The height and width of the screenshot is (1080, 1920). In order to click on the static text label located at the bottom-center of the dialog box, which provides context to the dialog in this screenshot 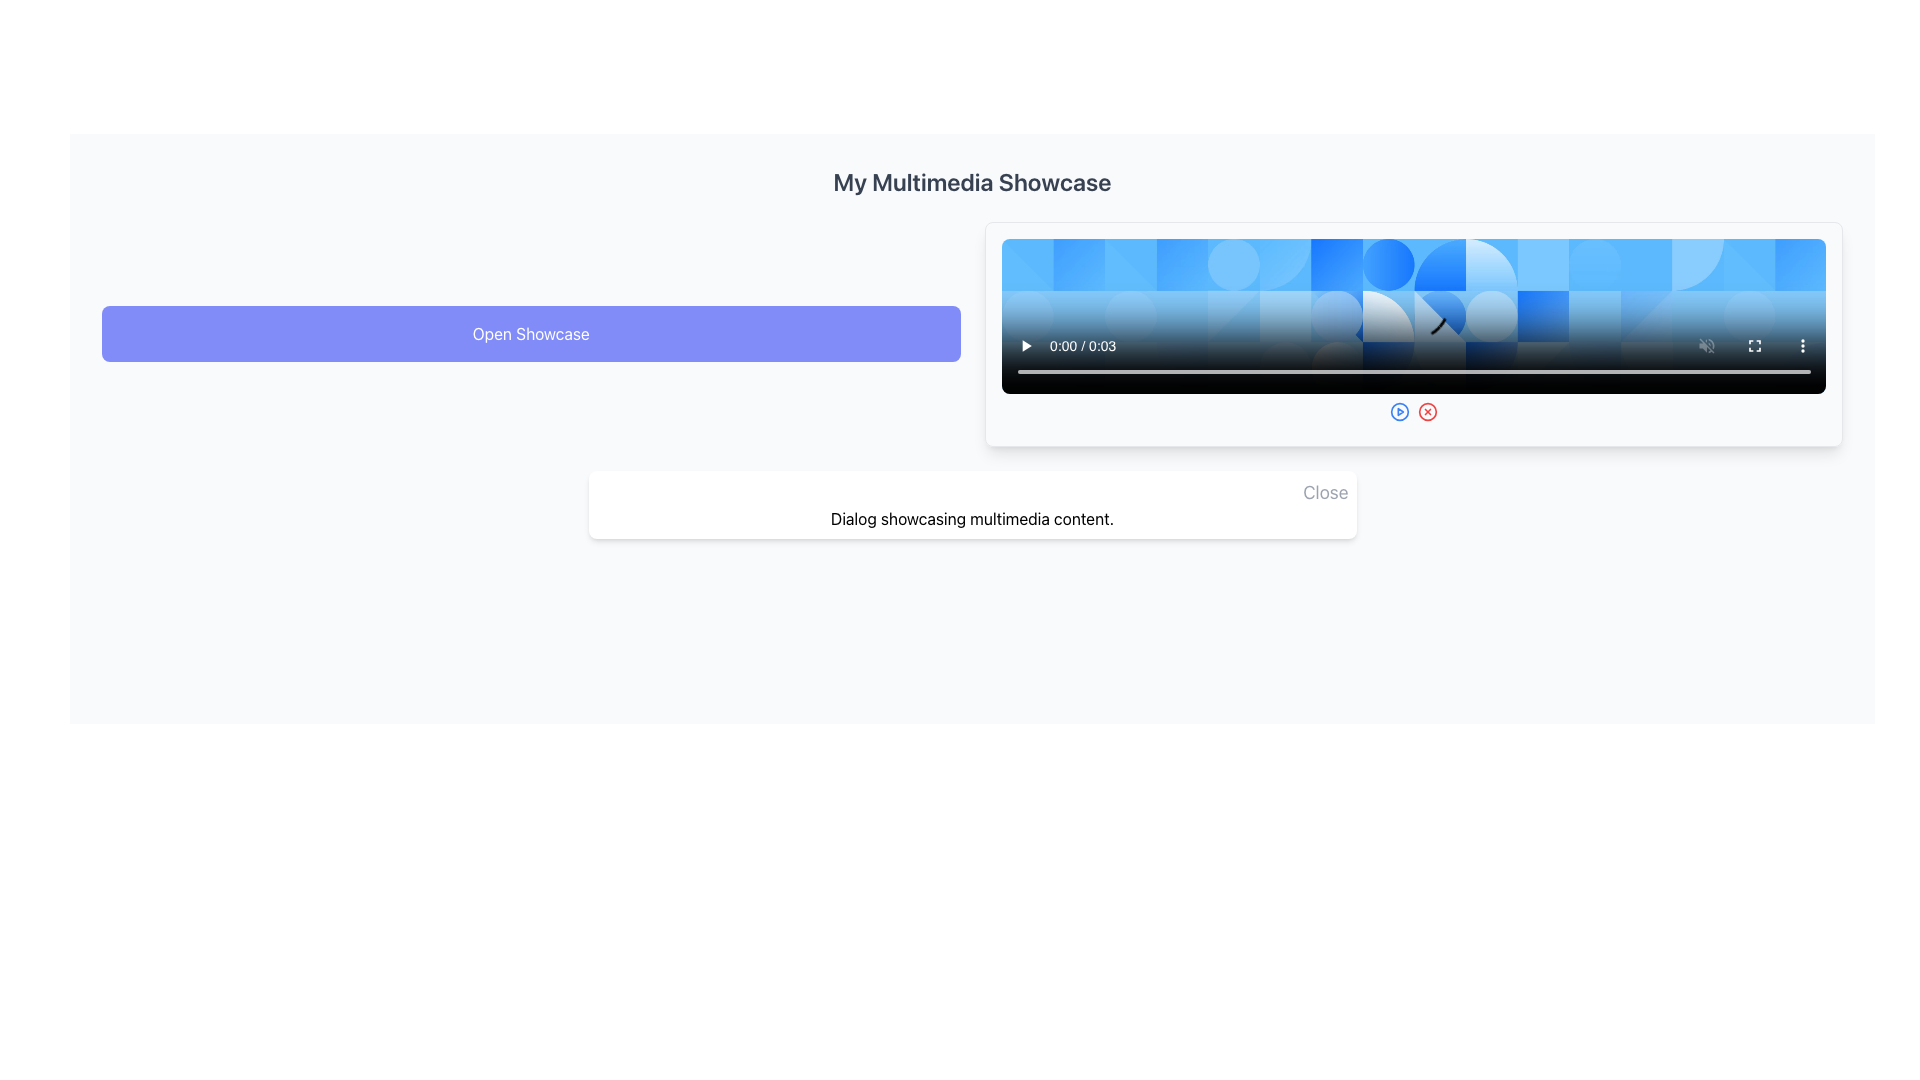, I will do `click(972, 517)`.